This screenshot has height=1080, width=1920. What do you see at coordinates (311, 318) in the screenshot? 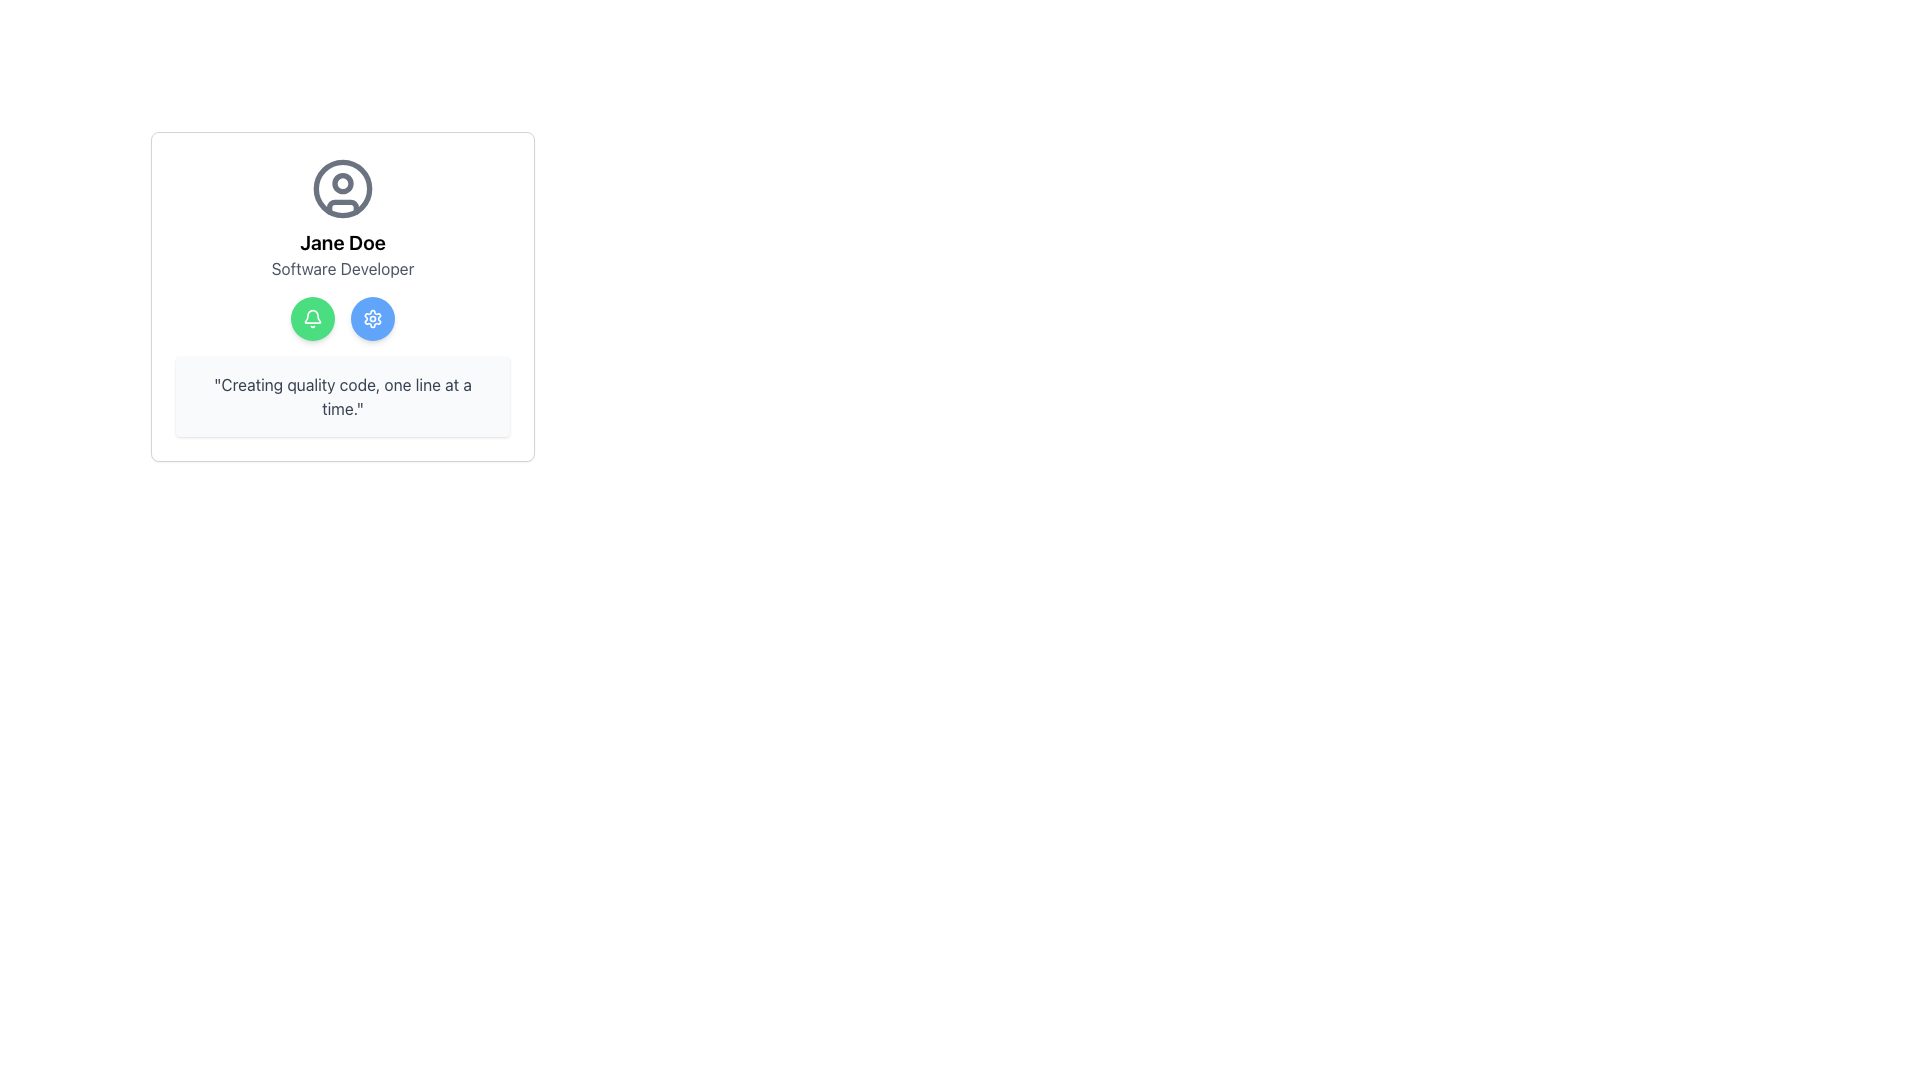
I see `the notification icon, which is the first icon on the left within a group of two circular icons, located below the title 'Software Developer'` at bounding box center [311, 318].